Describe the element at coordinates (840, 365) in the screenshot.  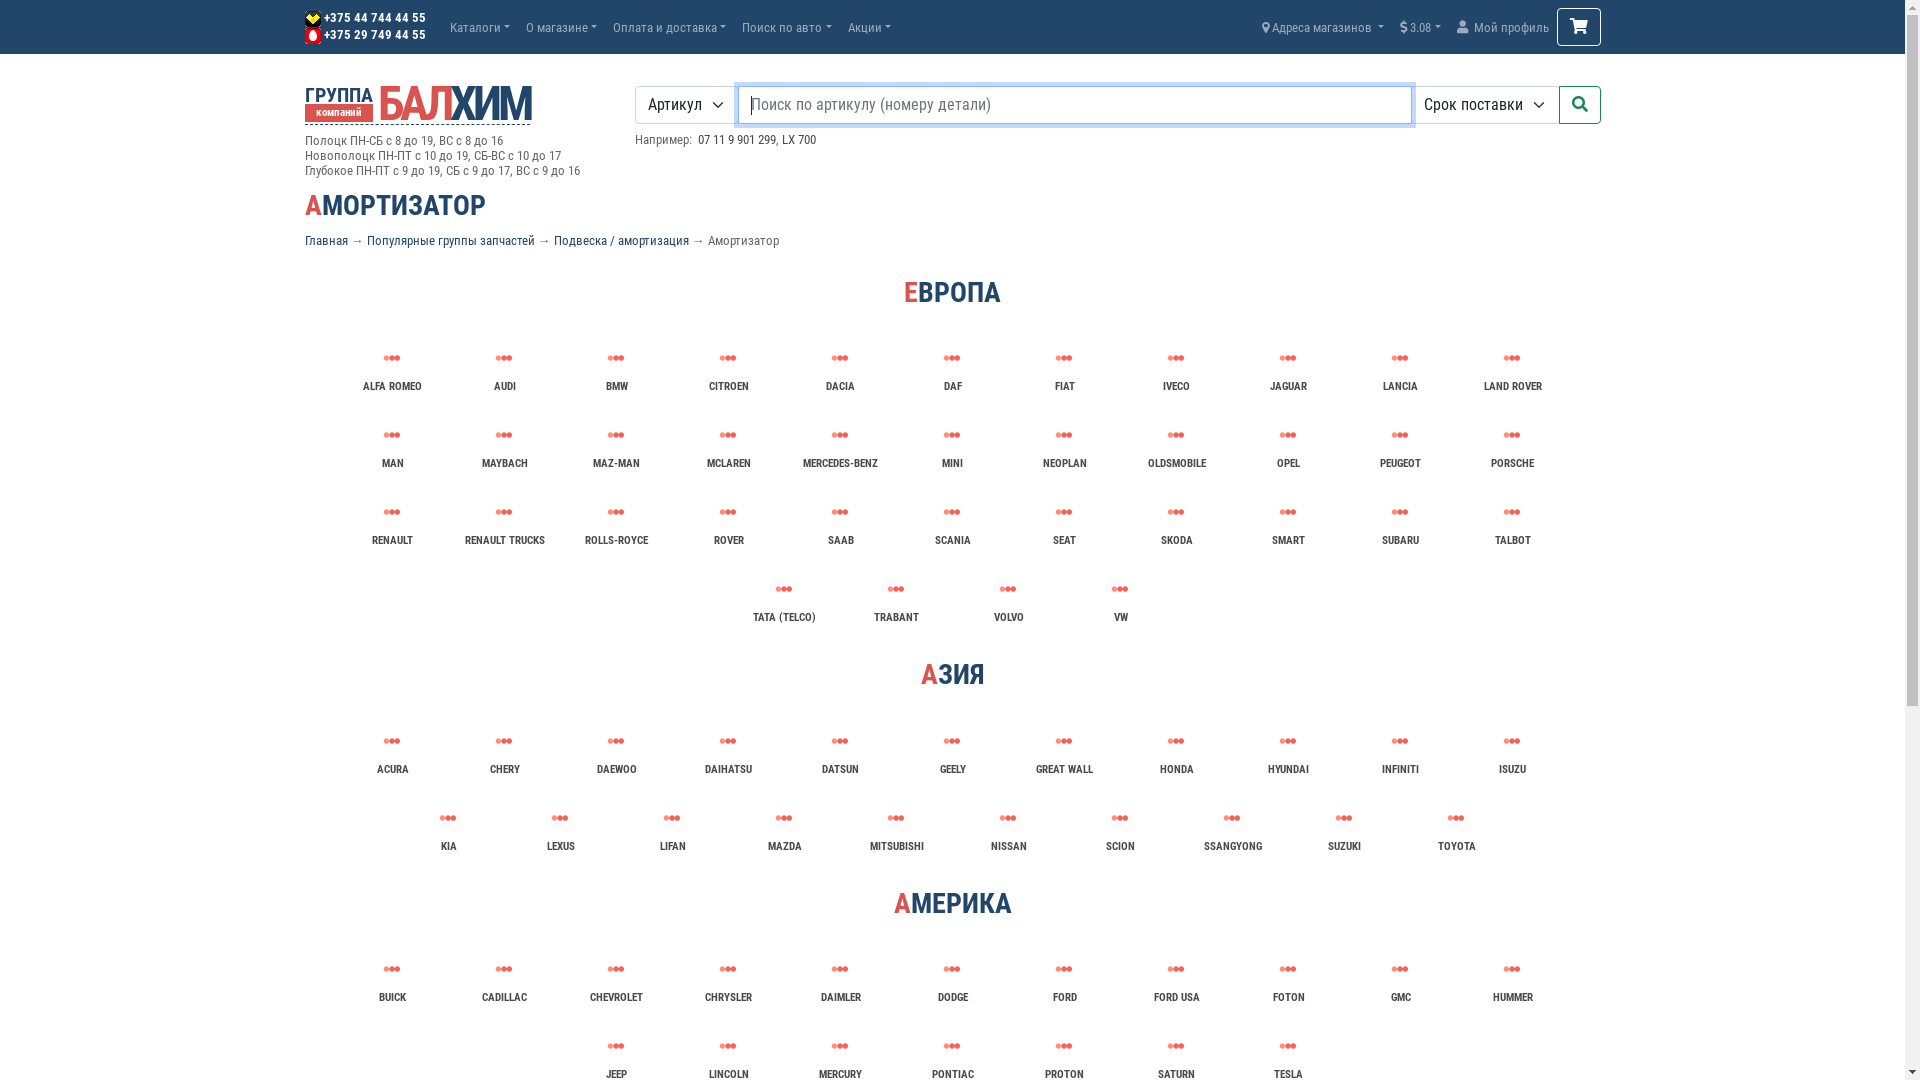
I see `'DACIA'` at that location.